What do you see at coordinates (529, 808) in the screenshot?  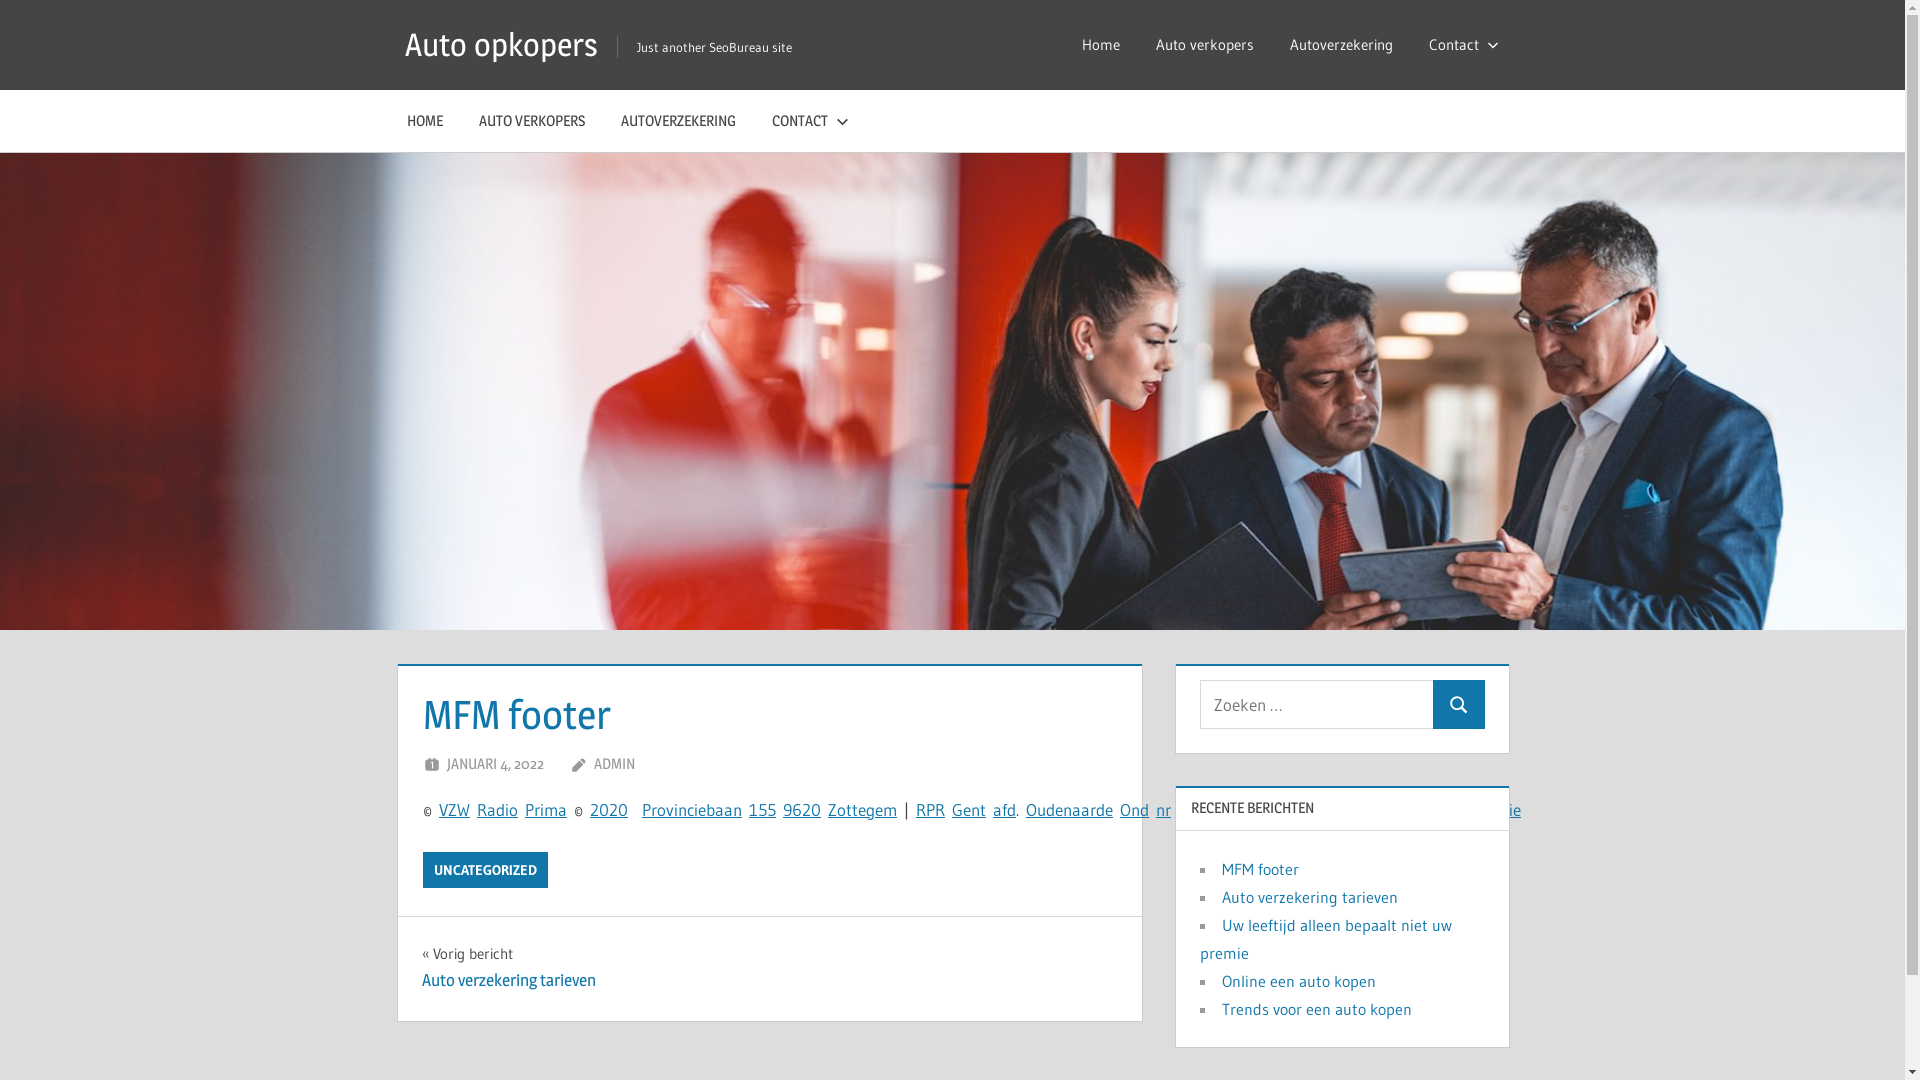 I see `'P'` at bounding box center [529, 808].